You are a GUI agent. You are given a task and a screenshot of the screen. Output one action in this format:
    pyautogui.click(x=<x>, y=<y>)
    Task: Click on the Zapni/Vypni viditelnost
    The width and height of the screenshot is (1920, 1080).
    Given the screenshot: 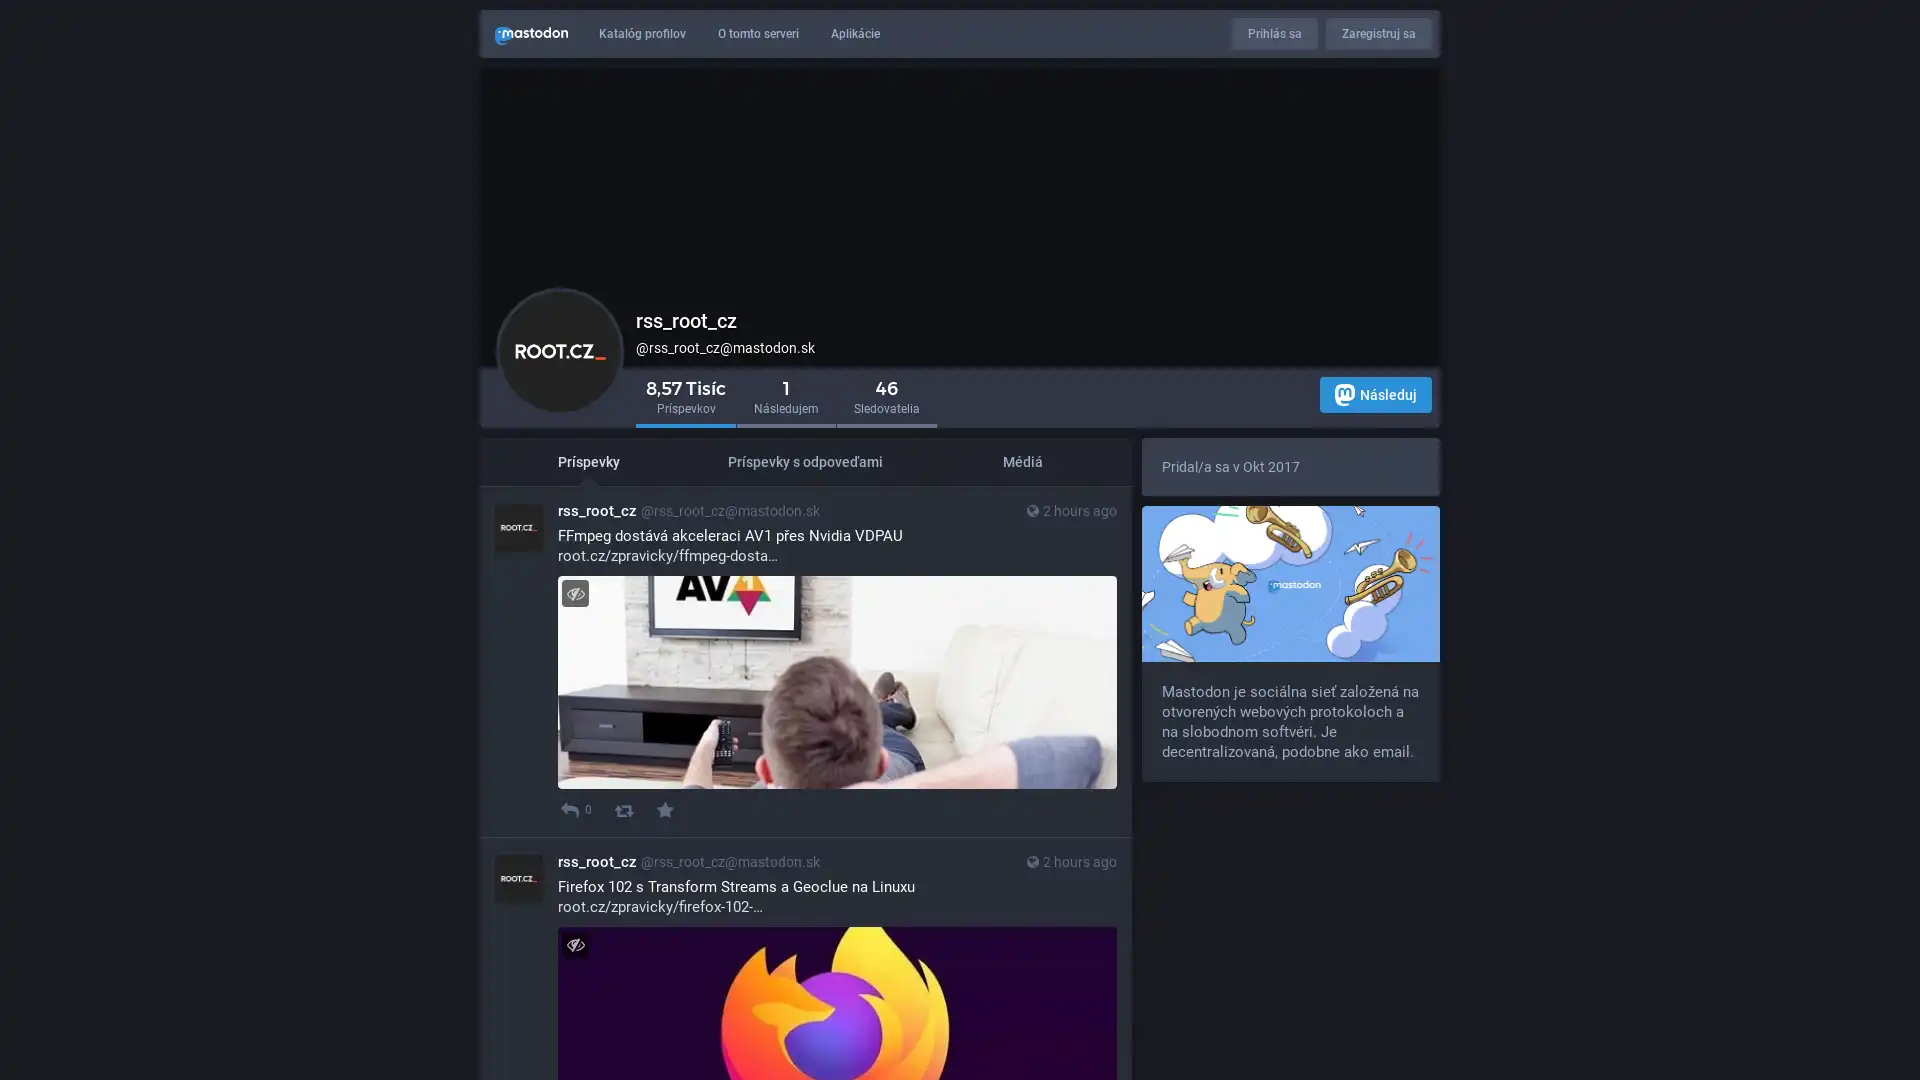 What is the action you would take?
    pyautogui.click(x=574, y=592)
    